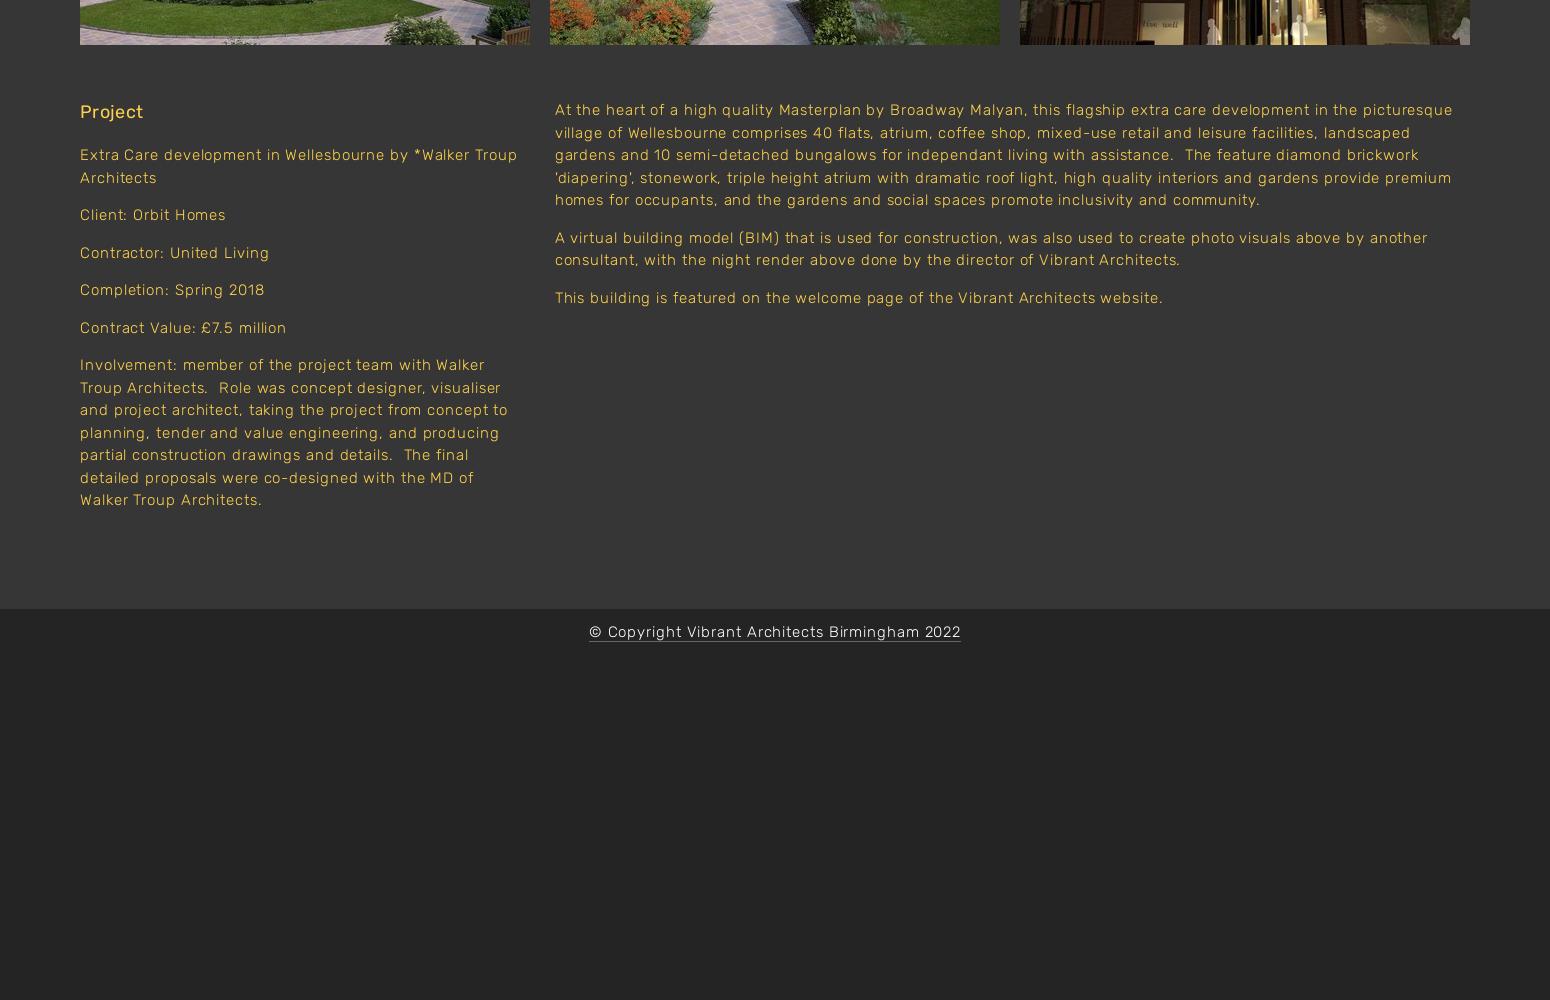 Image resolution: width=1550 pixels, height=1000 pixels. I want to click on 'Extra Care development in Wellesbourne by *Walker Troup Architects', so click(301, 166).